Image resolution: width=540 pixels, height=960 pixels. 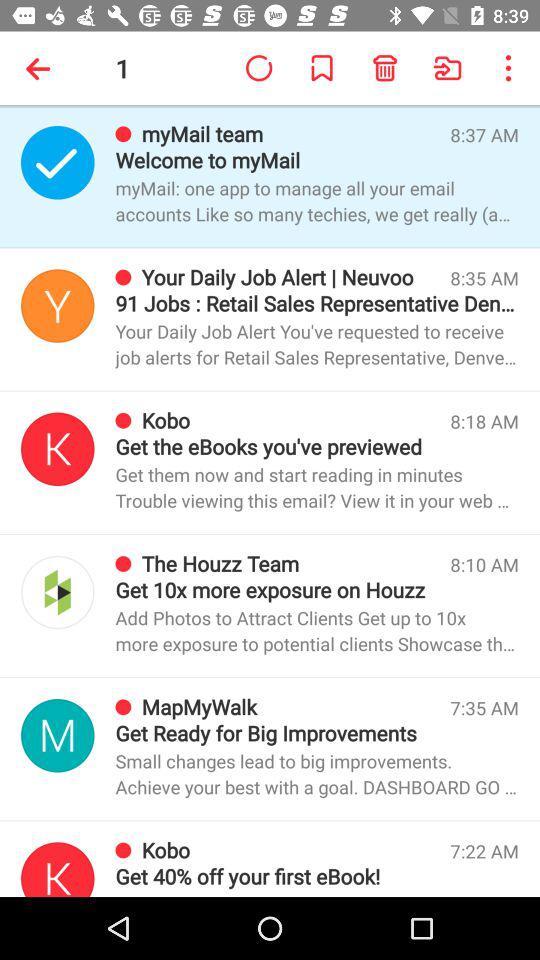 What do you see at coordinates (57, 868) in the screenshot?
I see `the skip_previous icon` at bounding box center [57, 868].